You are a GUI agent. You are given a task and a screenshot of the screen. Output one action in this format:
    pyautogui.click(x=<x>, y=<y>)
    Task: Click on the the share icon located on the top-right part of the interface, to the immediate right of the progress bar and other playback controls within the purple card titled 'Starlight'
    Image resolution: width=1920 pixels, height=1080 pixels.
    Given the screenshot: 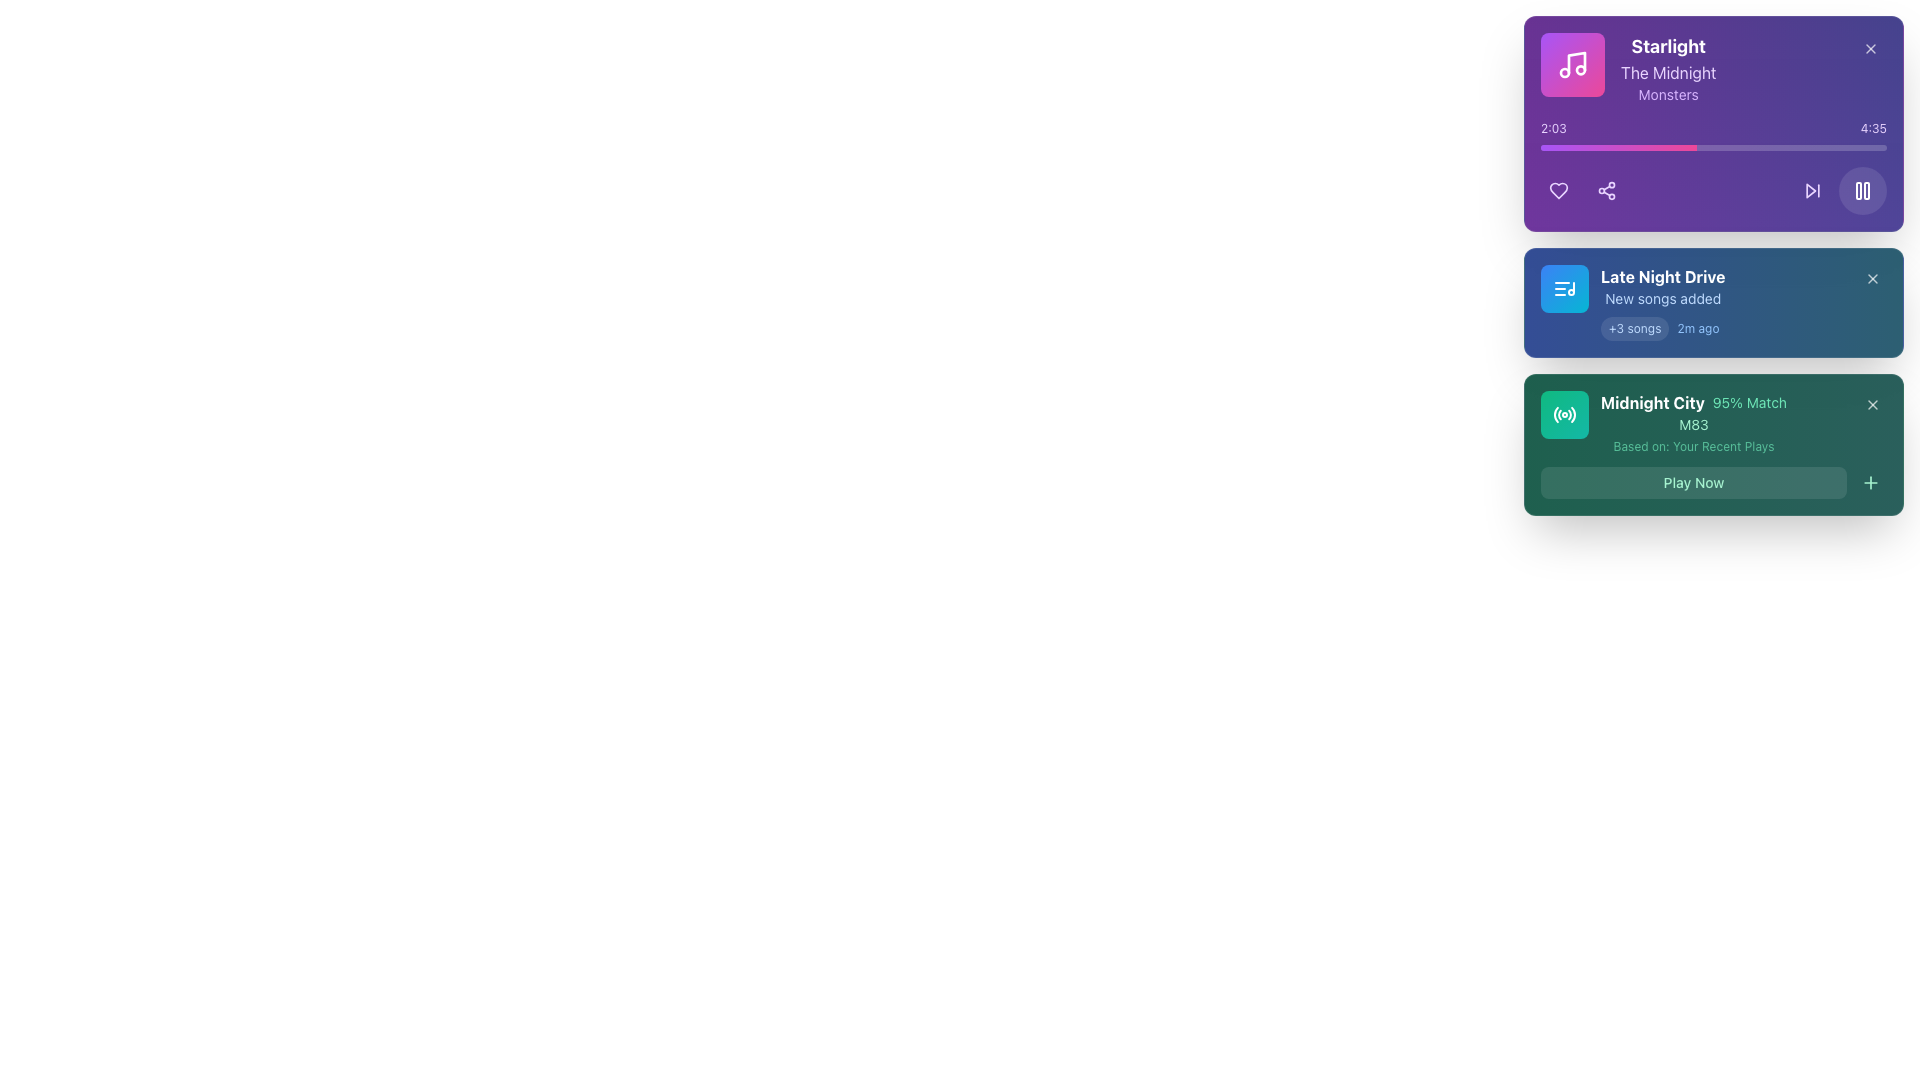 What is the action you would take?
    pyautogui.click(x=1607, y=191)
    